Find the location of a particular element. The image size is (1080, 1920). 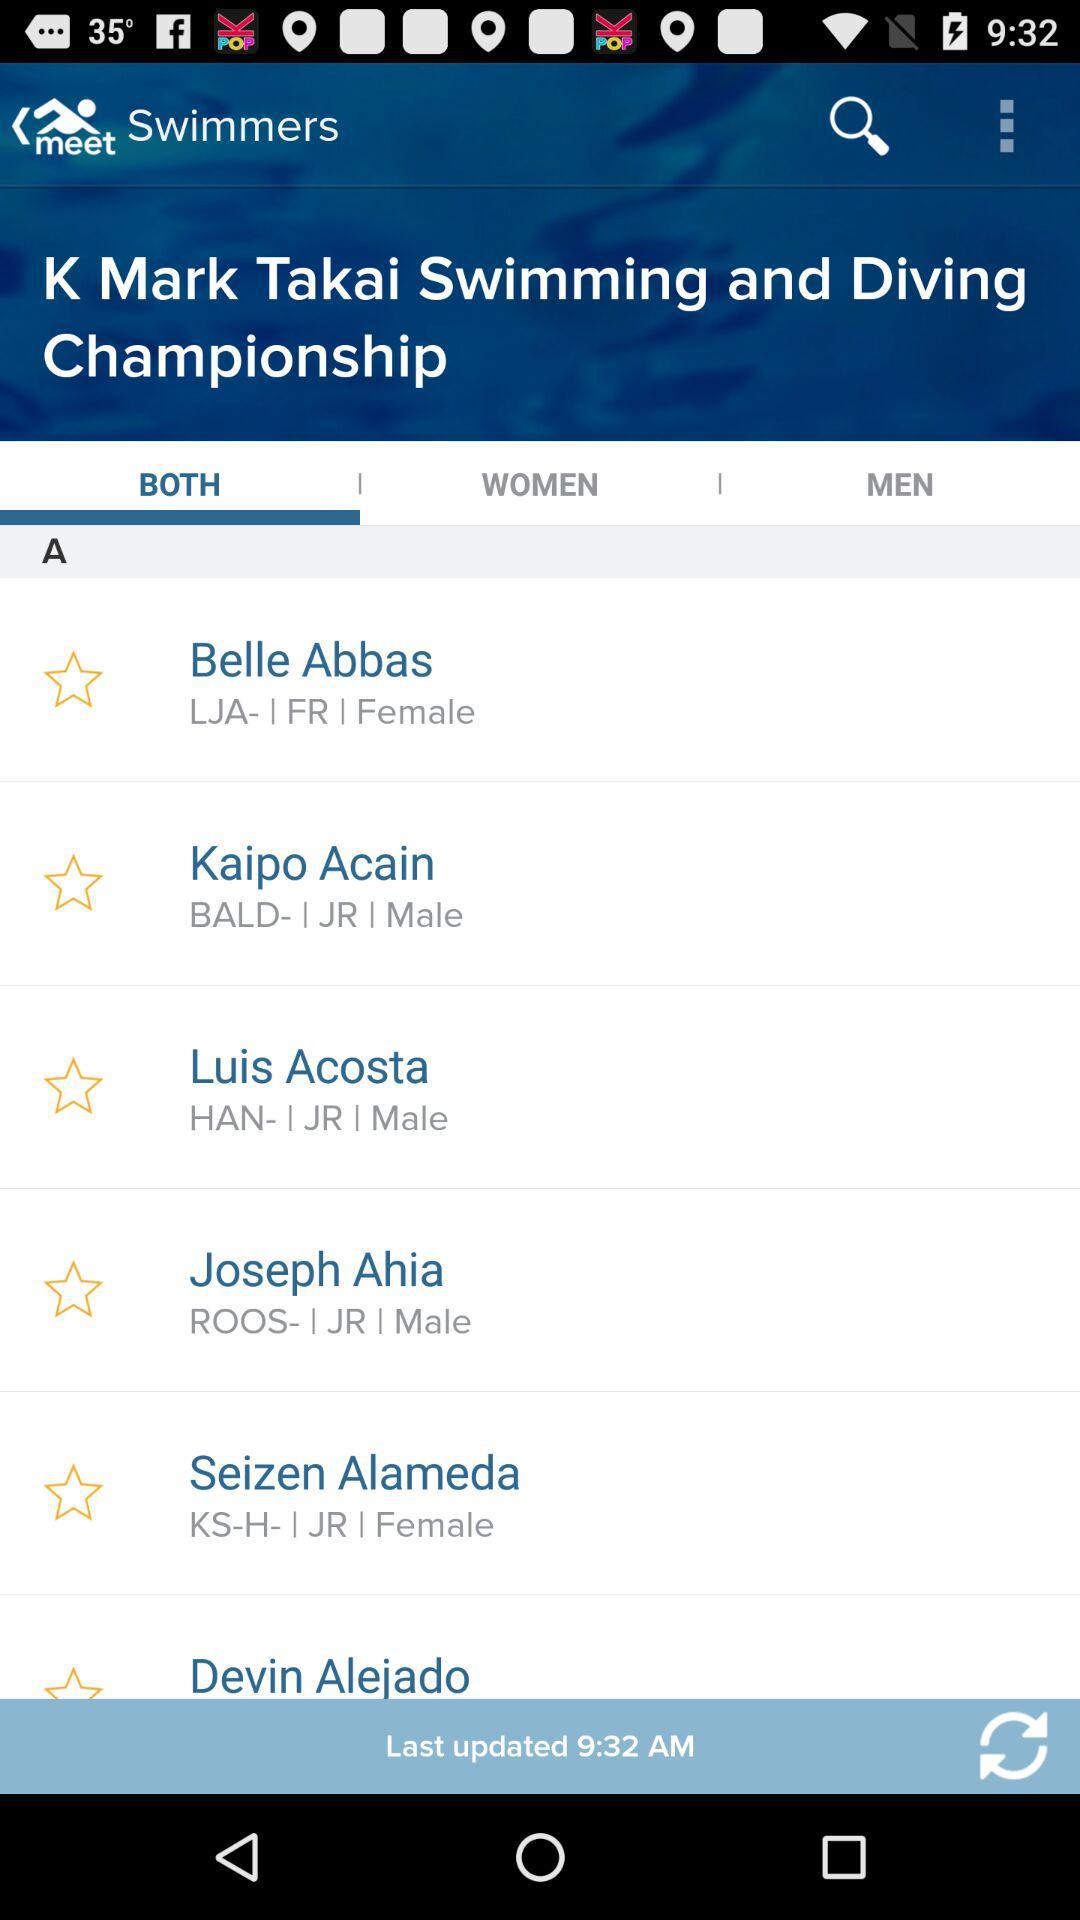

the icon above a icon is located at coordinates (180, 483).